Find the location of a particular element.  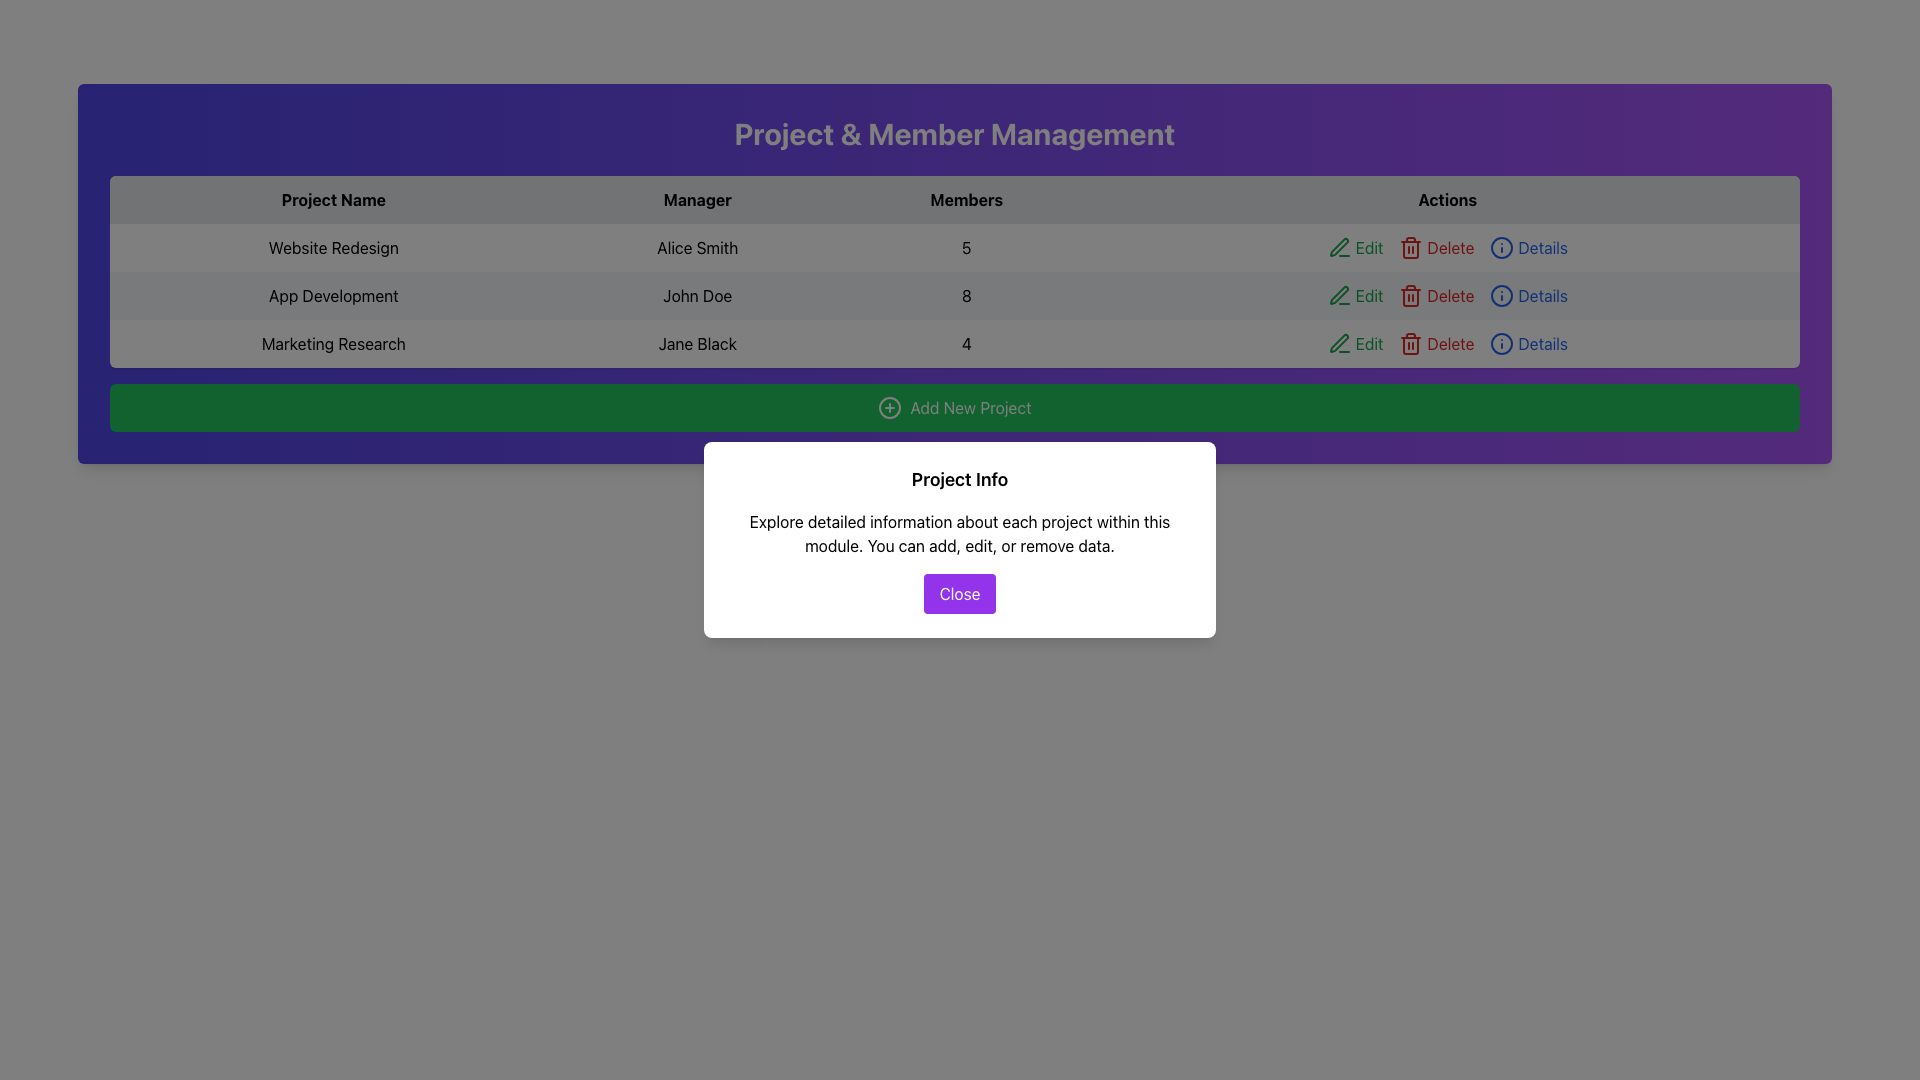

the Text Block that provides descriptive information below the 'Project Info' header and above the 'Close' button in the modal dialog is located at coordinates (960, 532).